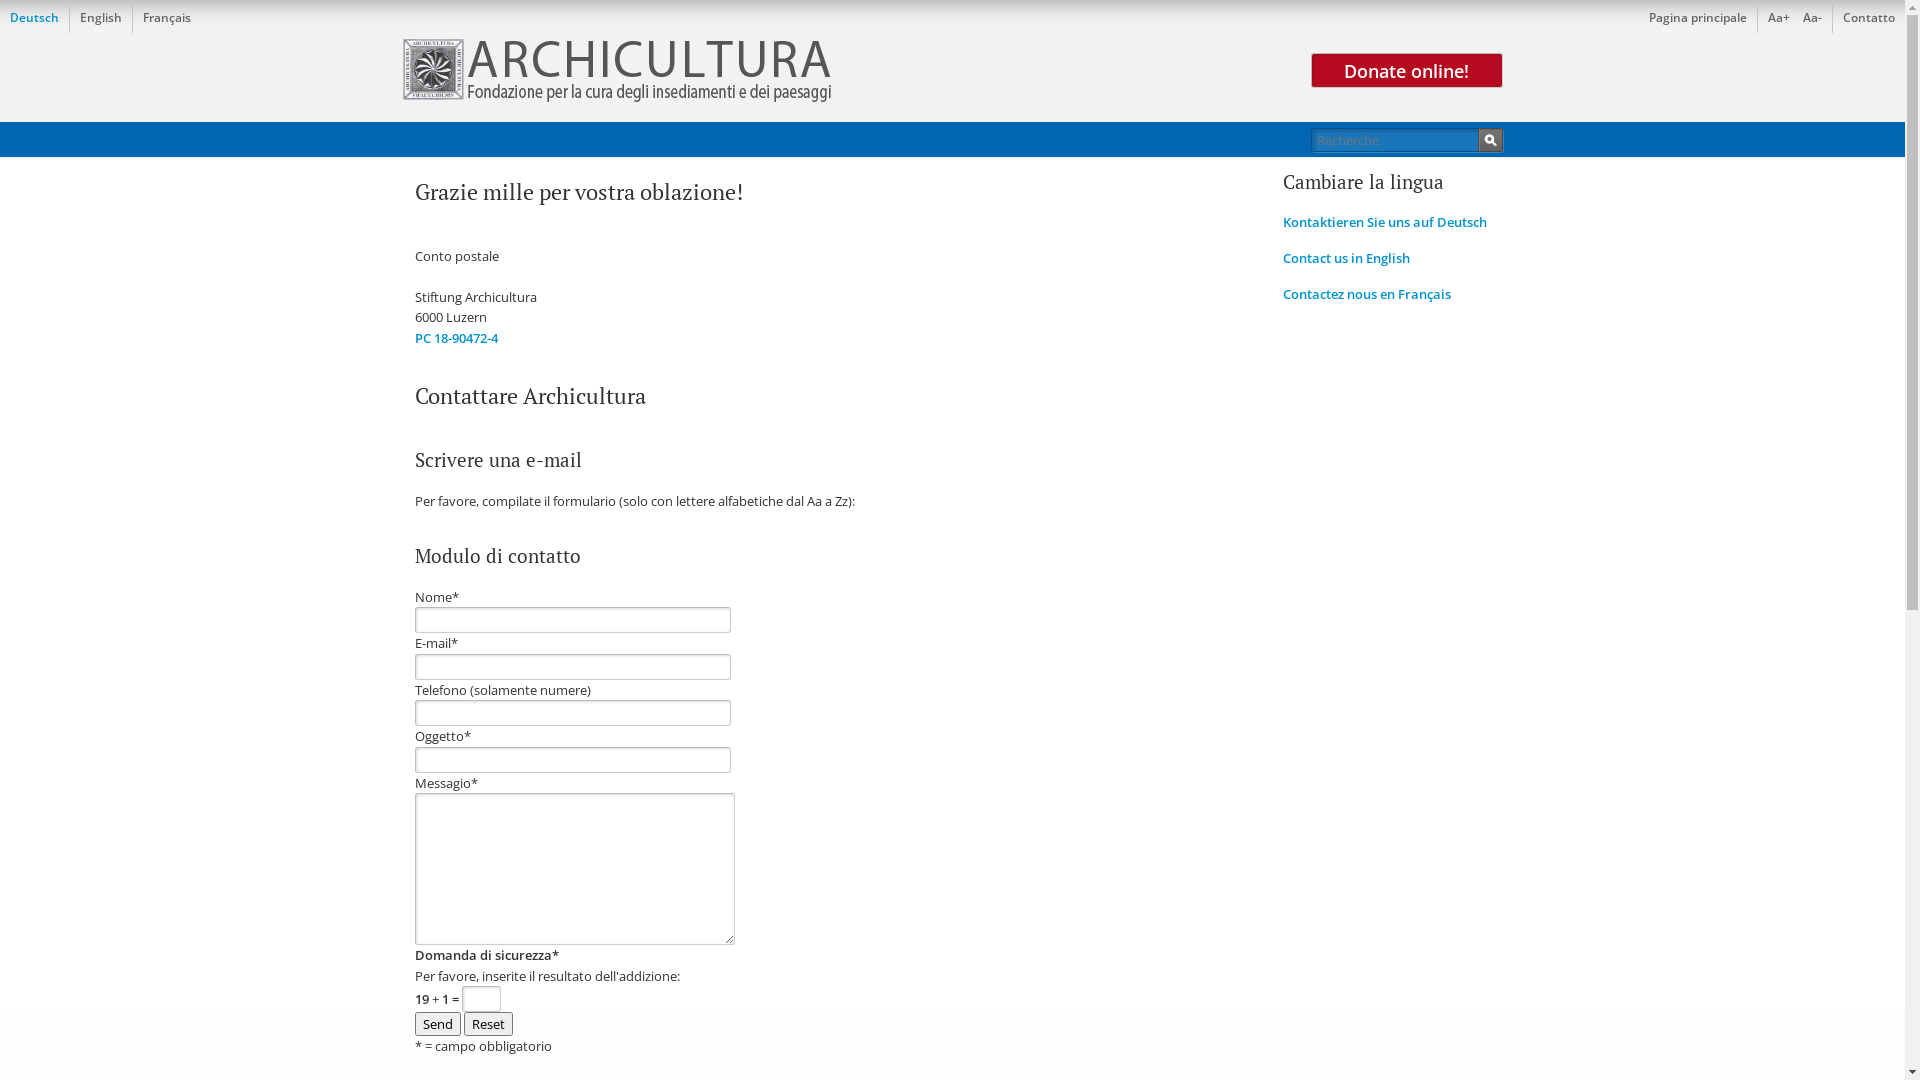 This screenshot has height=1080, width=1920. Describe the element at coordinates (454, 337) in the screenshot. I see `'PC 18-90472-4'` at that location.